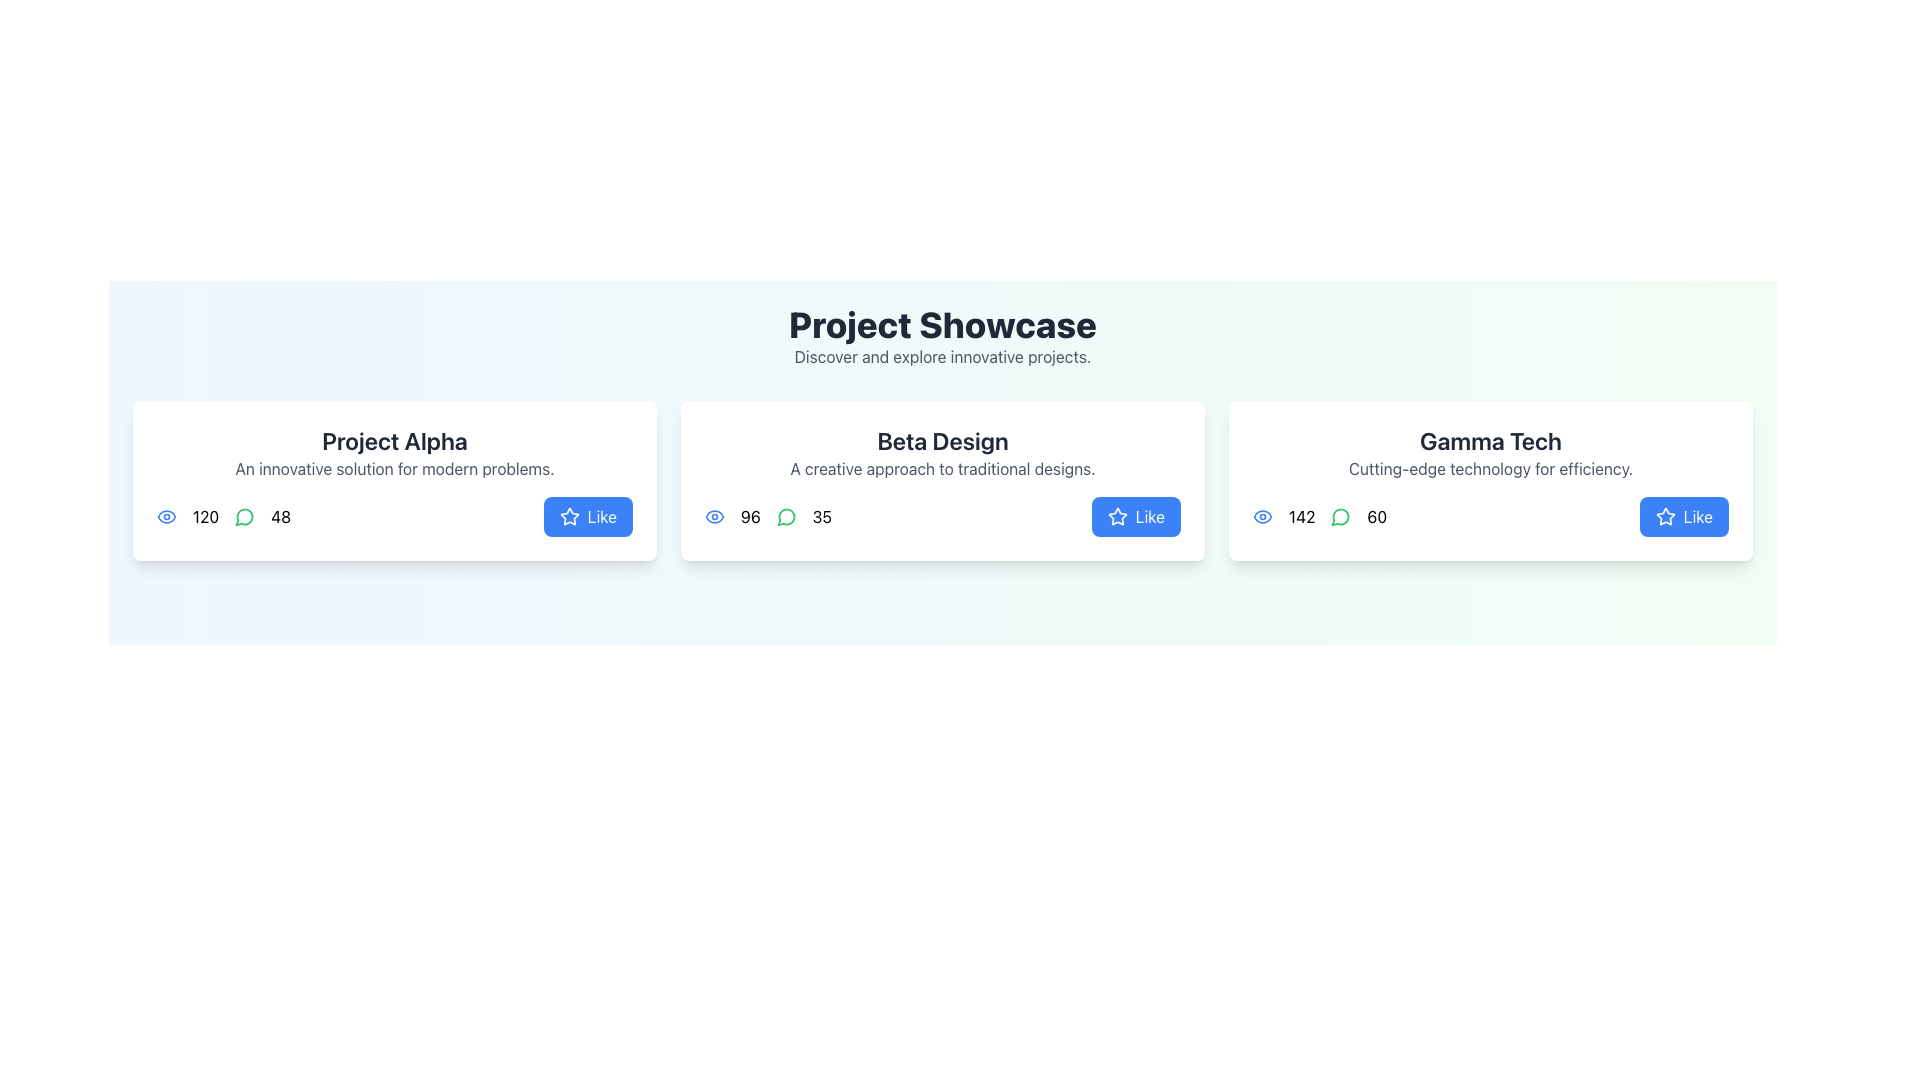 The width and height of the screenshot is (1920, 1080). Describe the element at coordinates (941, 323) in the screenshot. I see `the prominently styled text displaying the title 'Project Showcase', which is large, bold, and in dark gray color, located centrally at the top of the section above the subtitle 'Discover and explore innovative projects'` at that location.